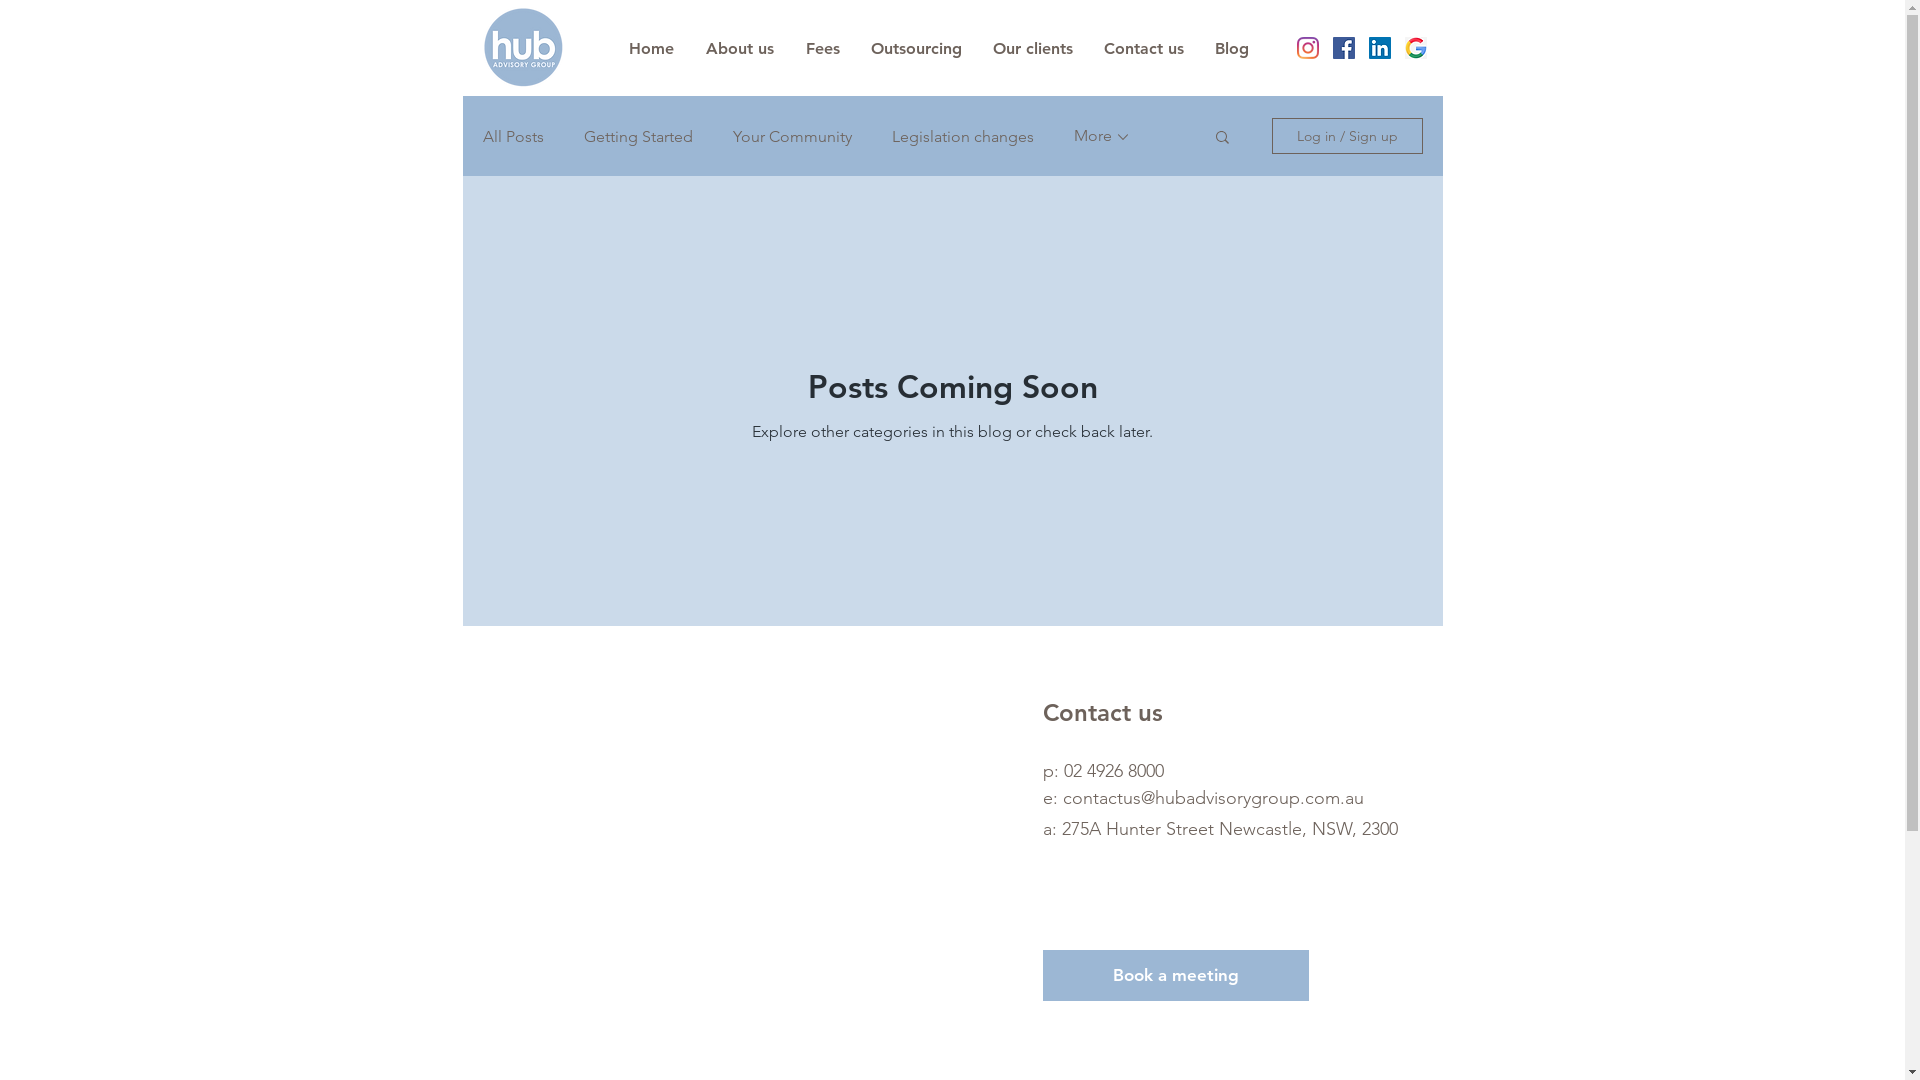 This screenshot has height=1080, width=1920. What do you see at coordinates (1175, 974) in the screenshot?
I see `'Book a meeting'` at bounding box center [1175, 974].